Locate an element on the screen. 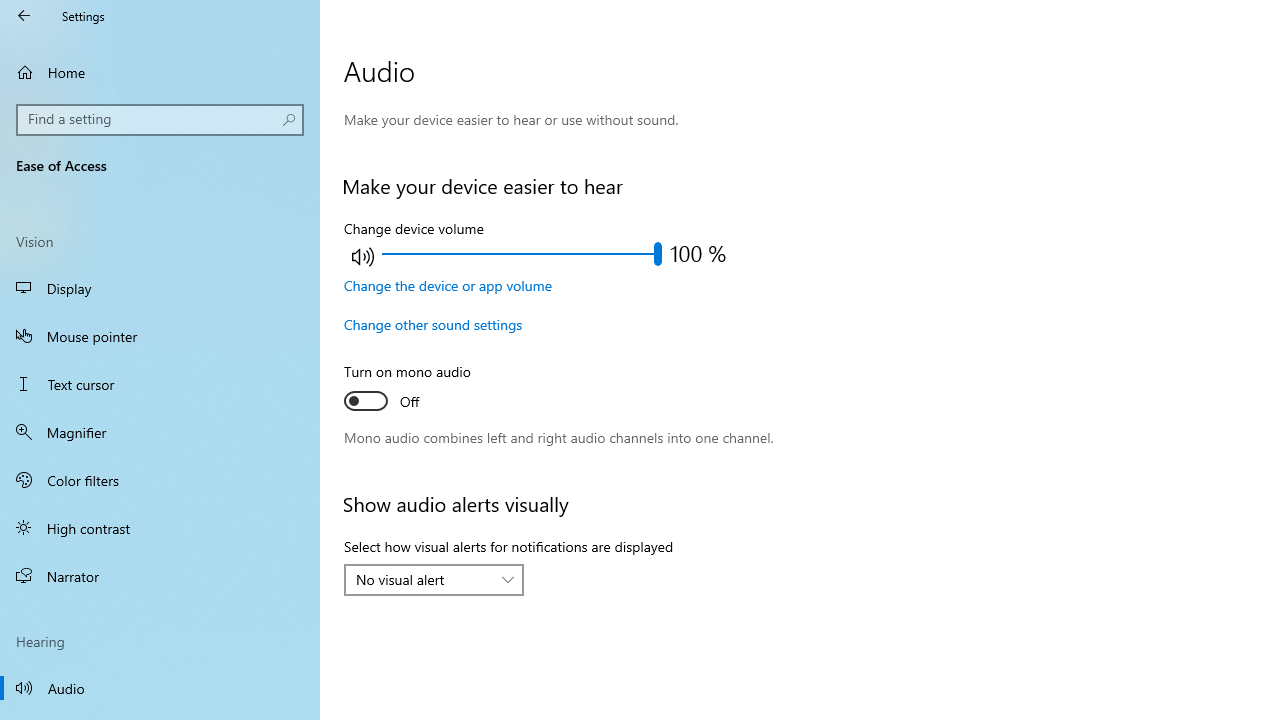 The width and height of the screenshot is (1280, 720). 'Display' is located at coordinates (160, 288).